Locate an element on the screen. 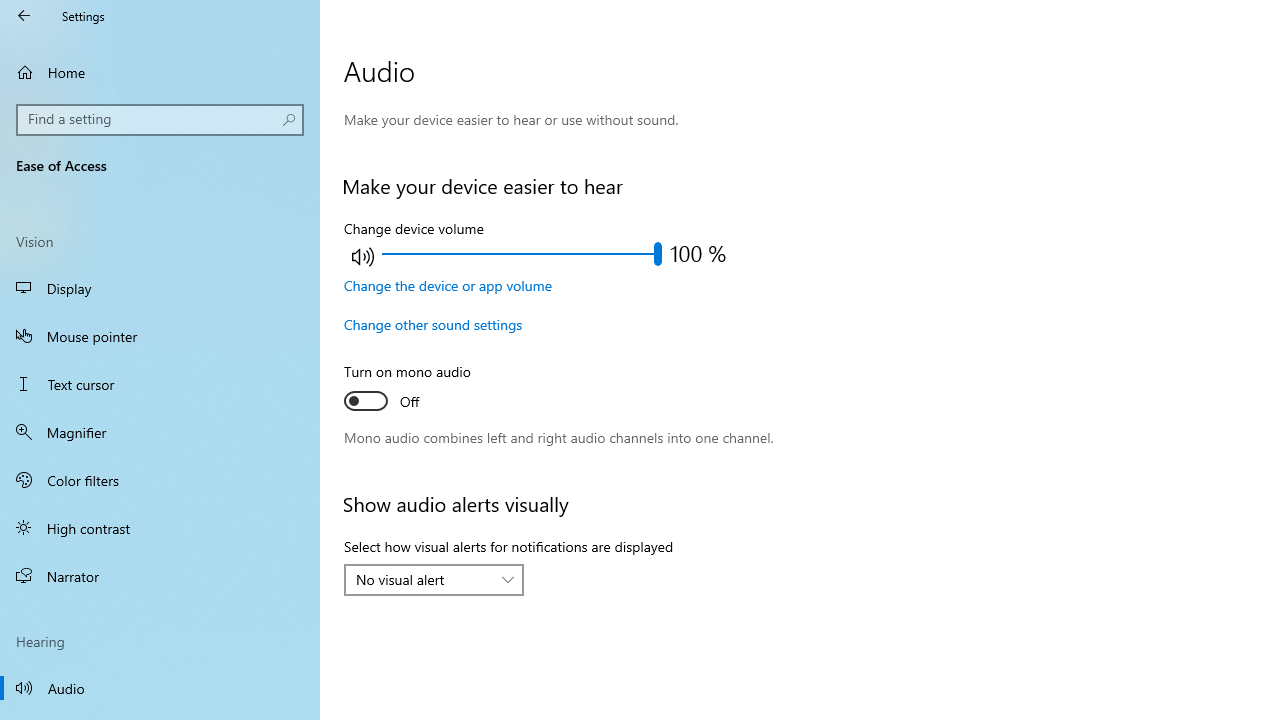 The width and height of the screenshot is (1280, 720). 'Display' is located at coordinates (160, 288).